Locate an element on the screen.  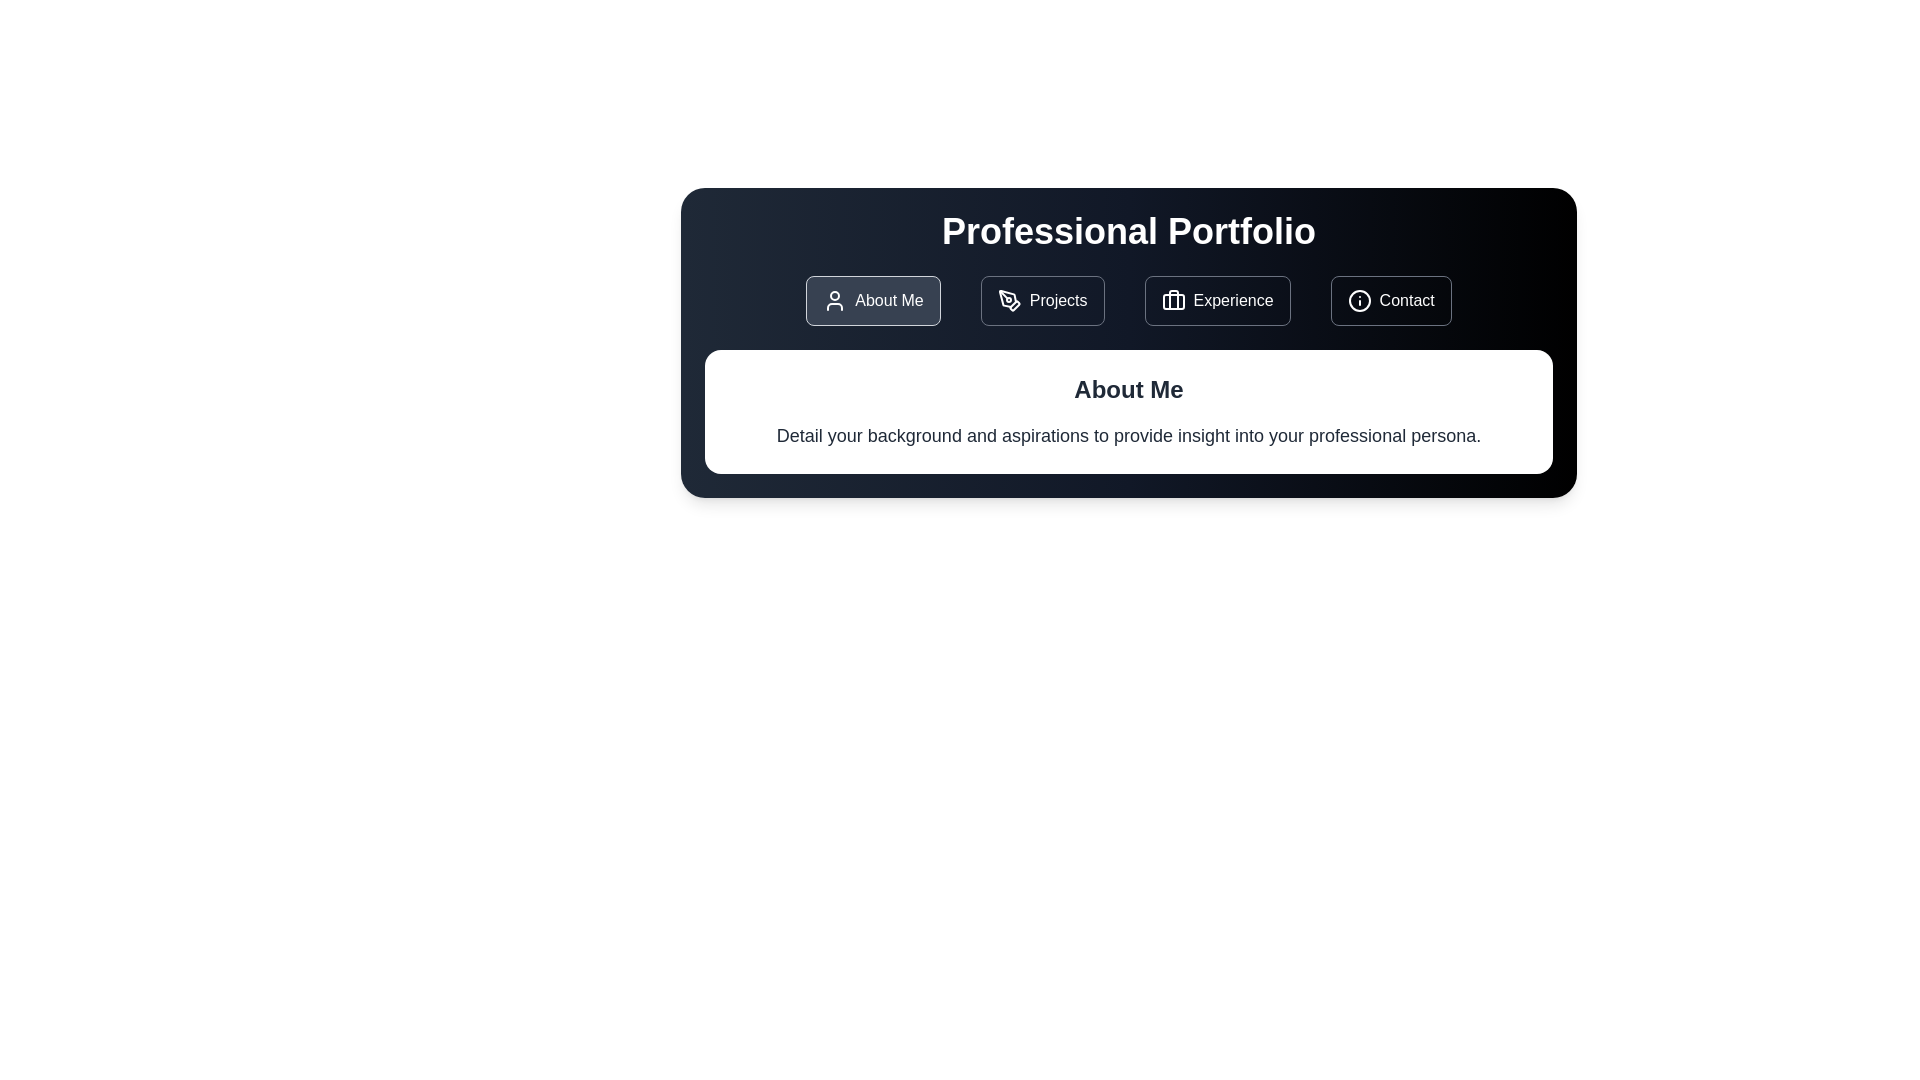
the 'Contact' button, which is the fourth button with a black background and white text is located at coordinates (1390, 300).